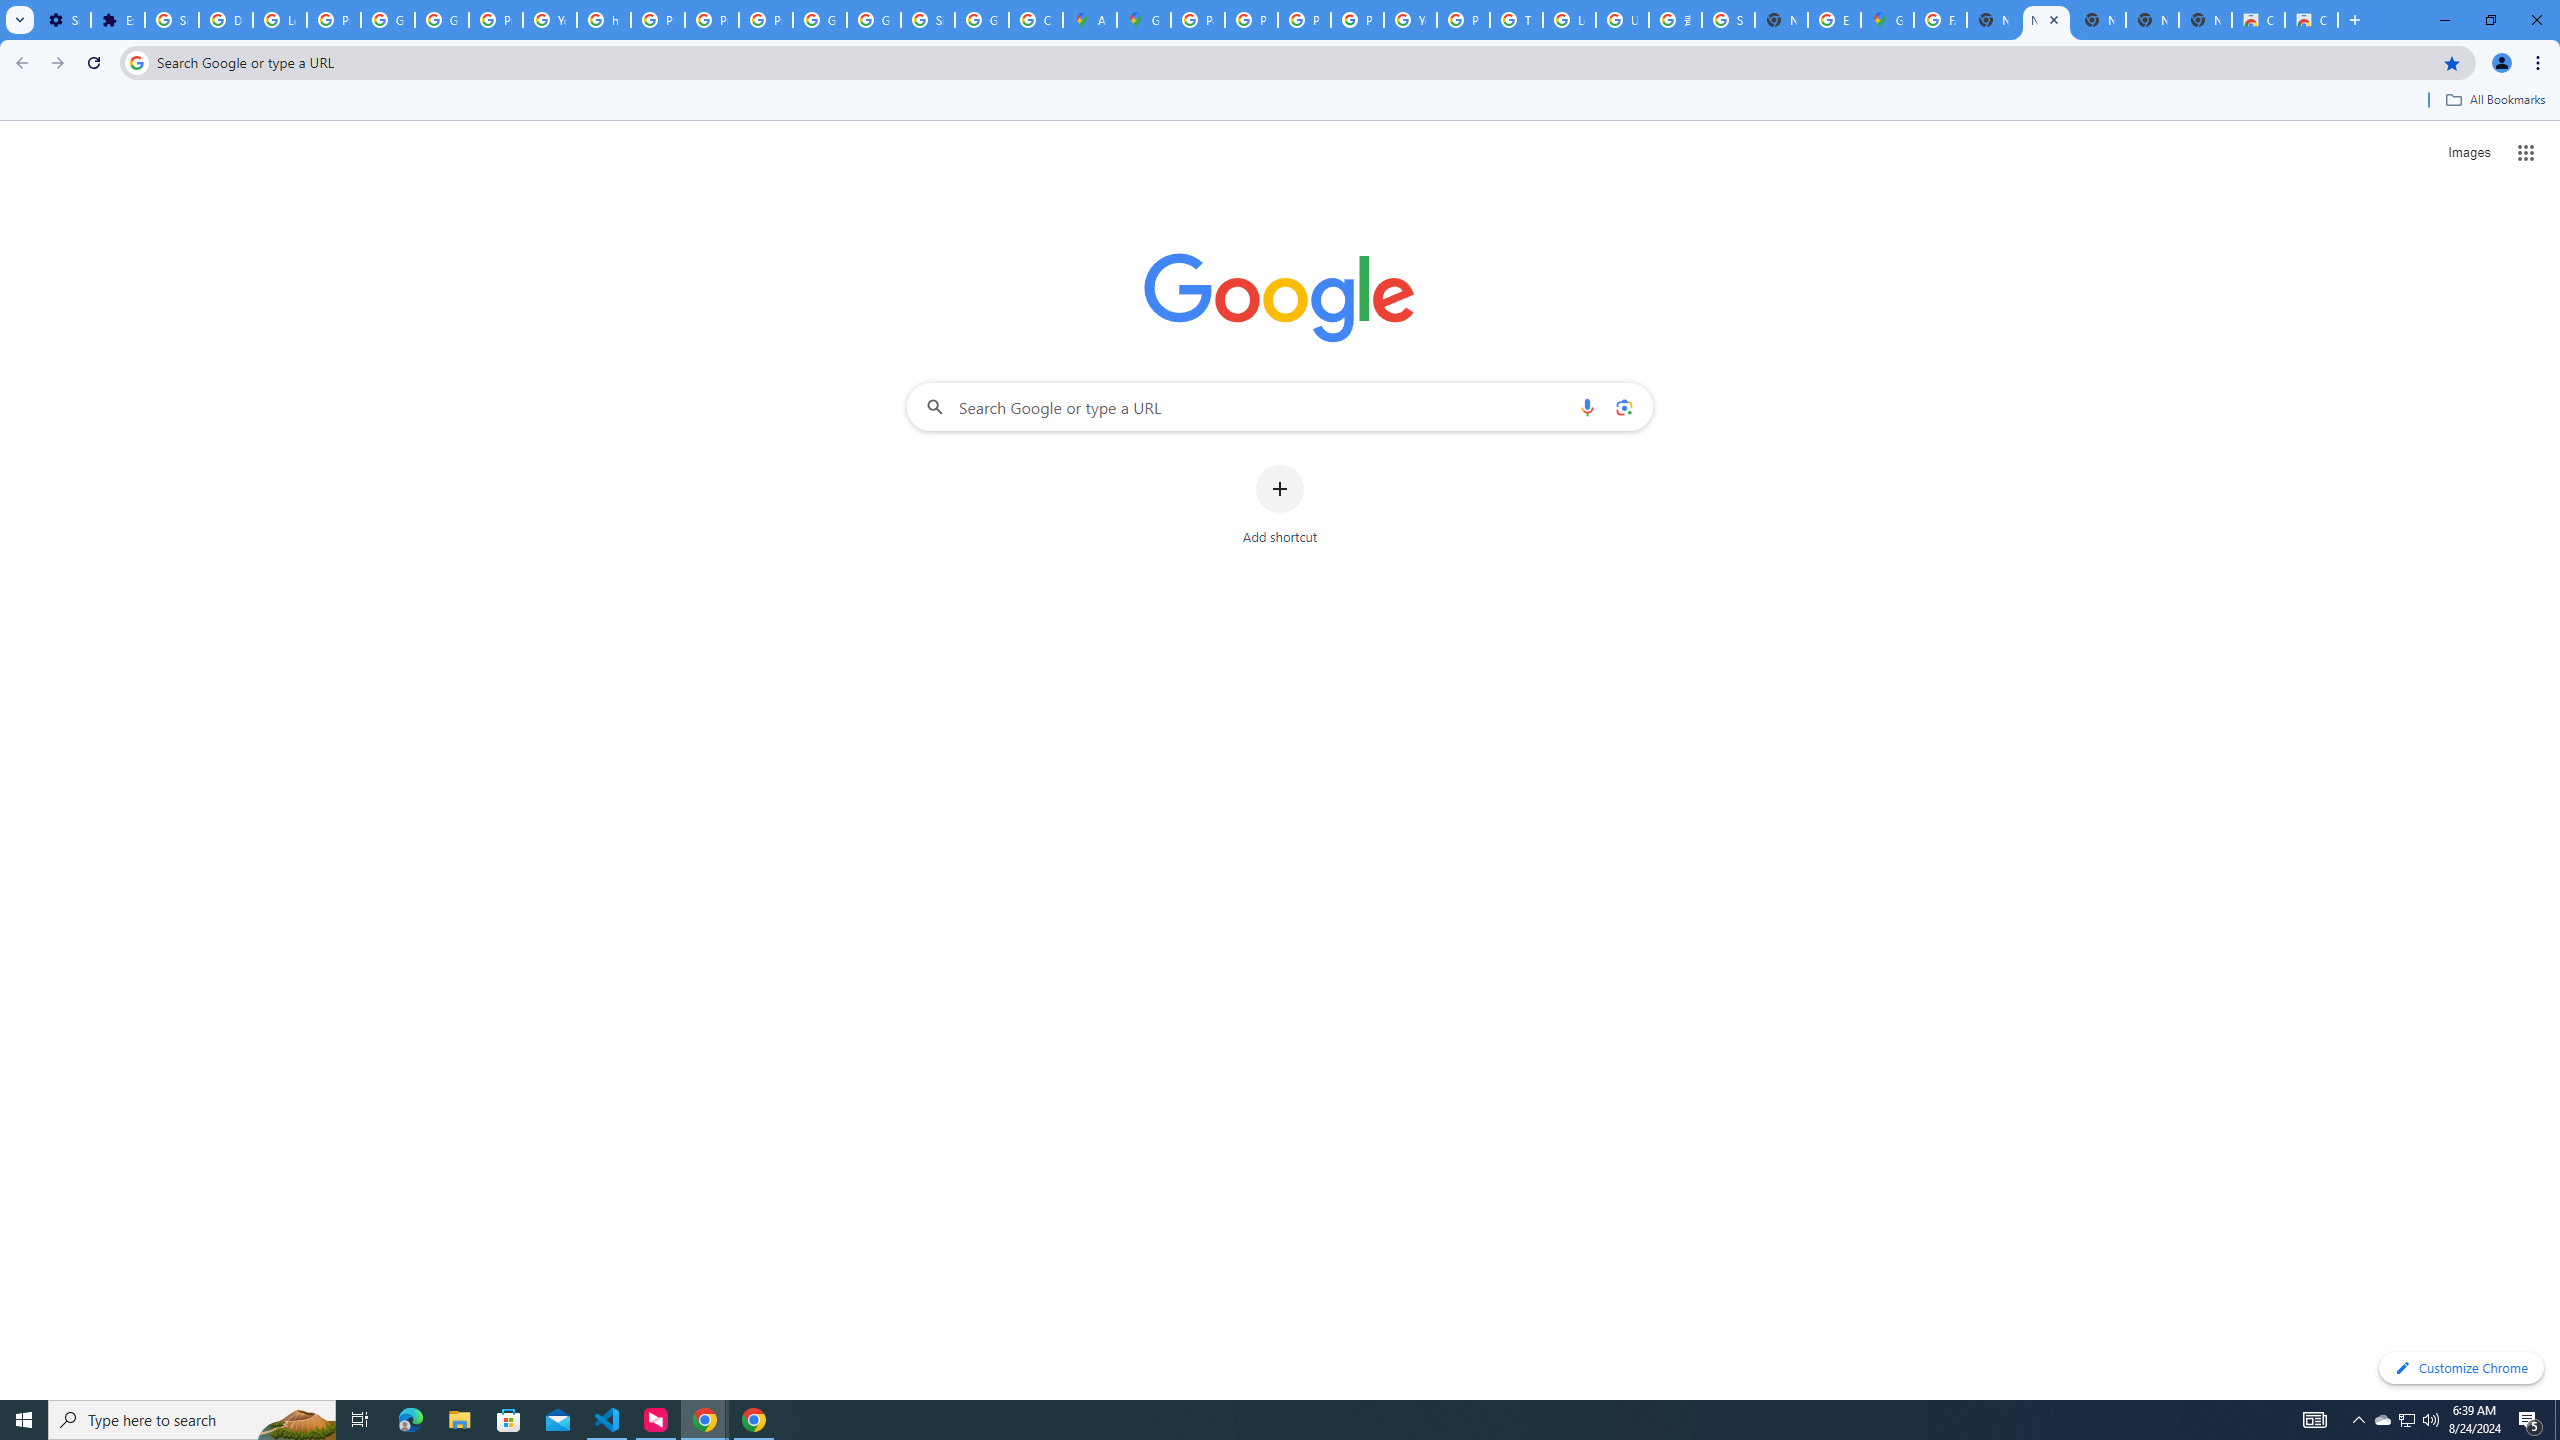  Describe the element at coordinates (224, 19) in the screenshot. I see `'Delete photos & videos - Computer - Google Photos Help'` at that location.